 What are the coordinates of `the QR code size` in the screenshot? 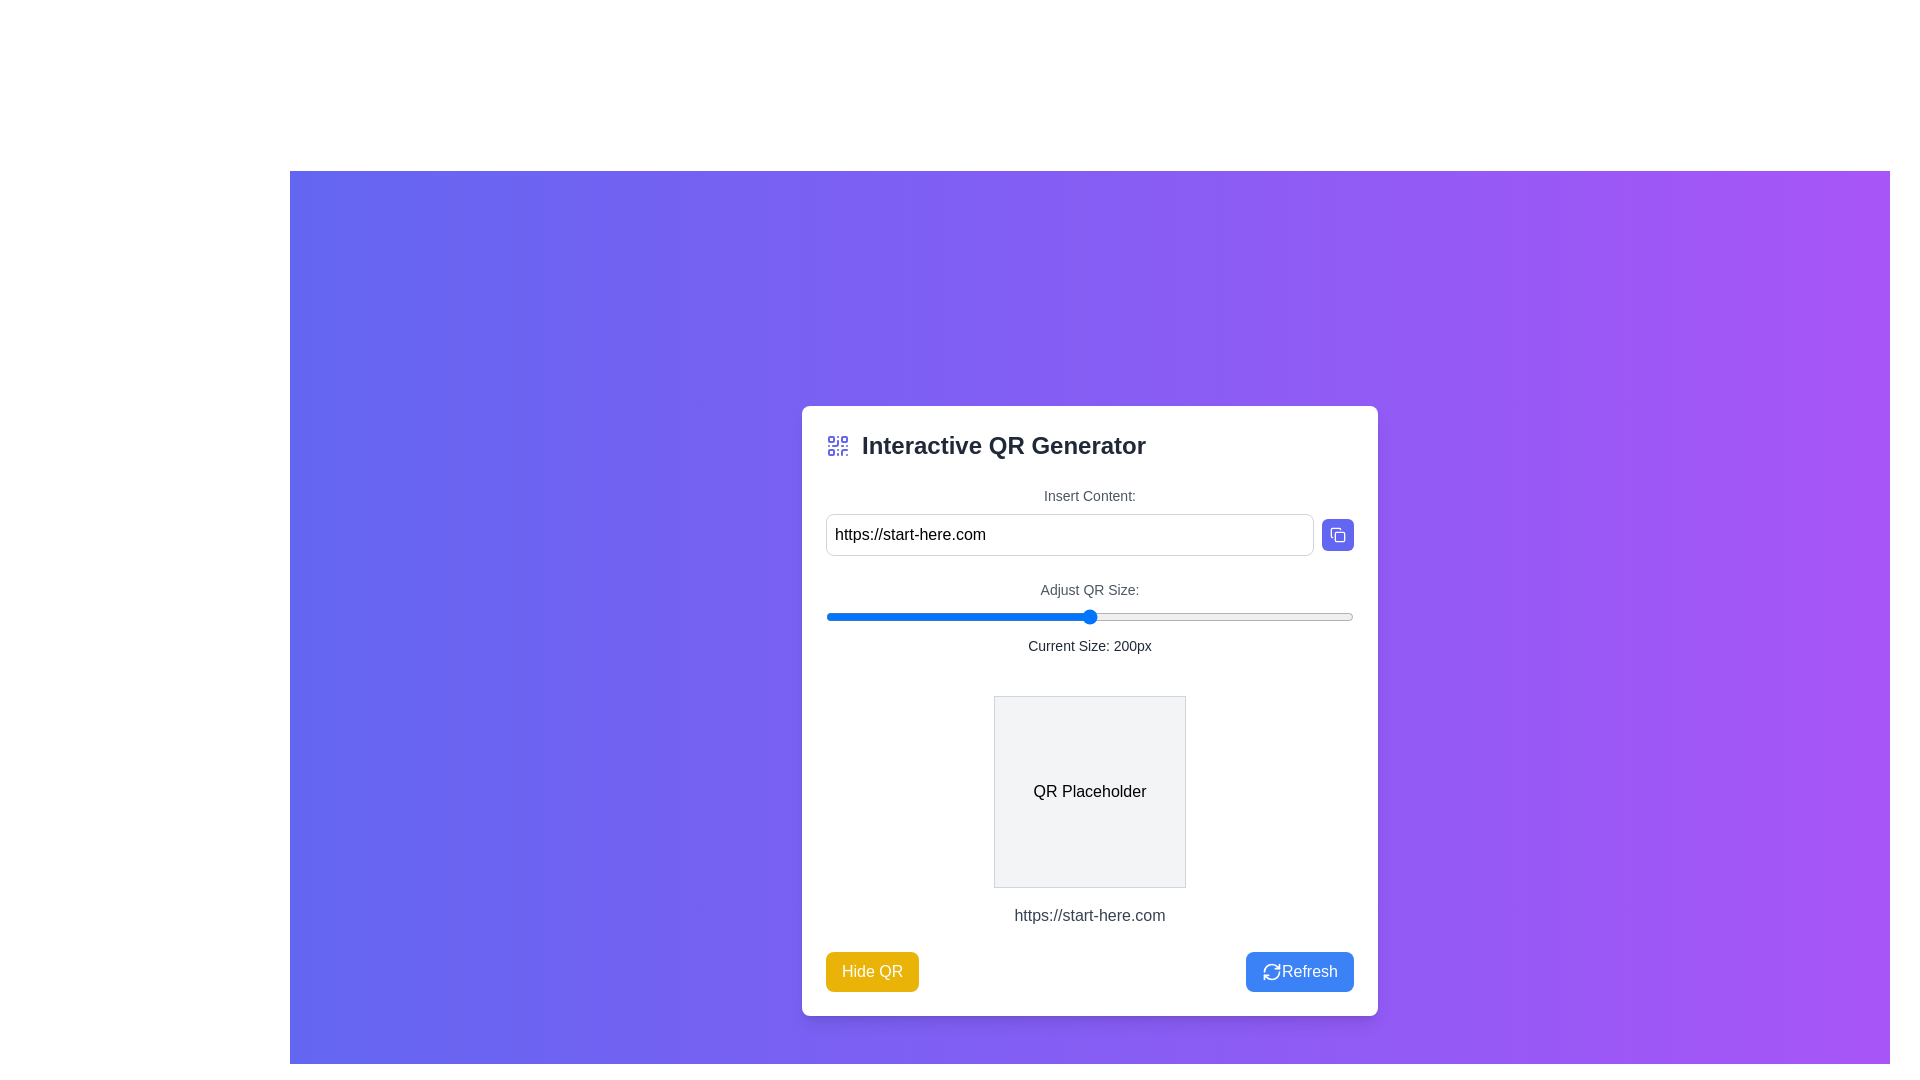 It's located at (1322, 616).